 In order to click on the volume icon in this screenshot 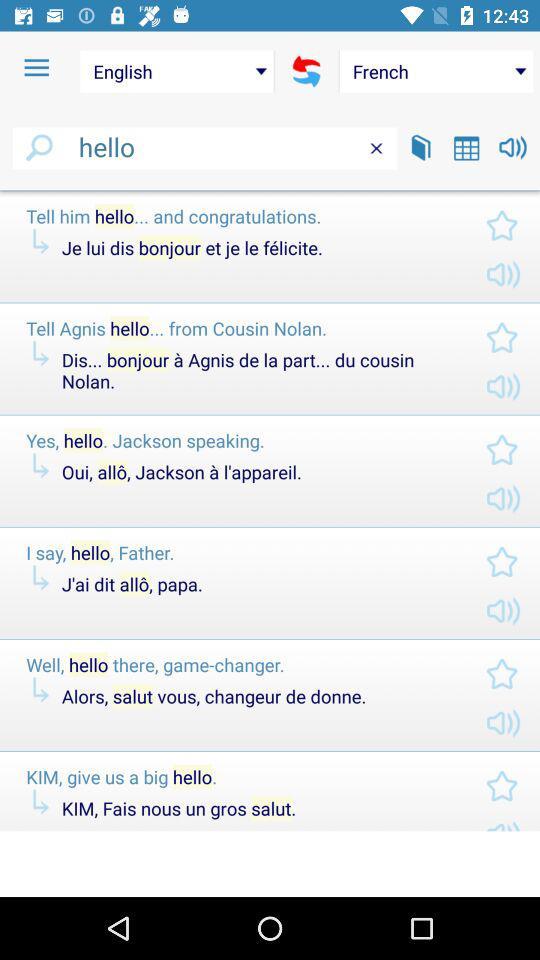, I will do `click(513, 146)`.